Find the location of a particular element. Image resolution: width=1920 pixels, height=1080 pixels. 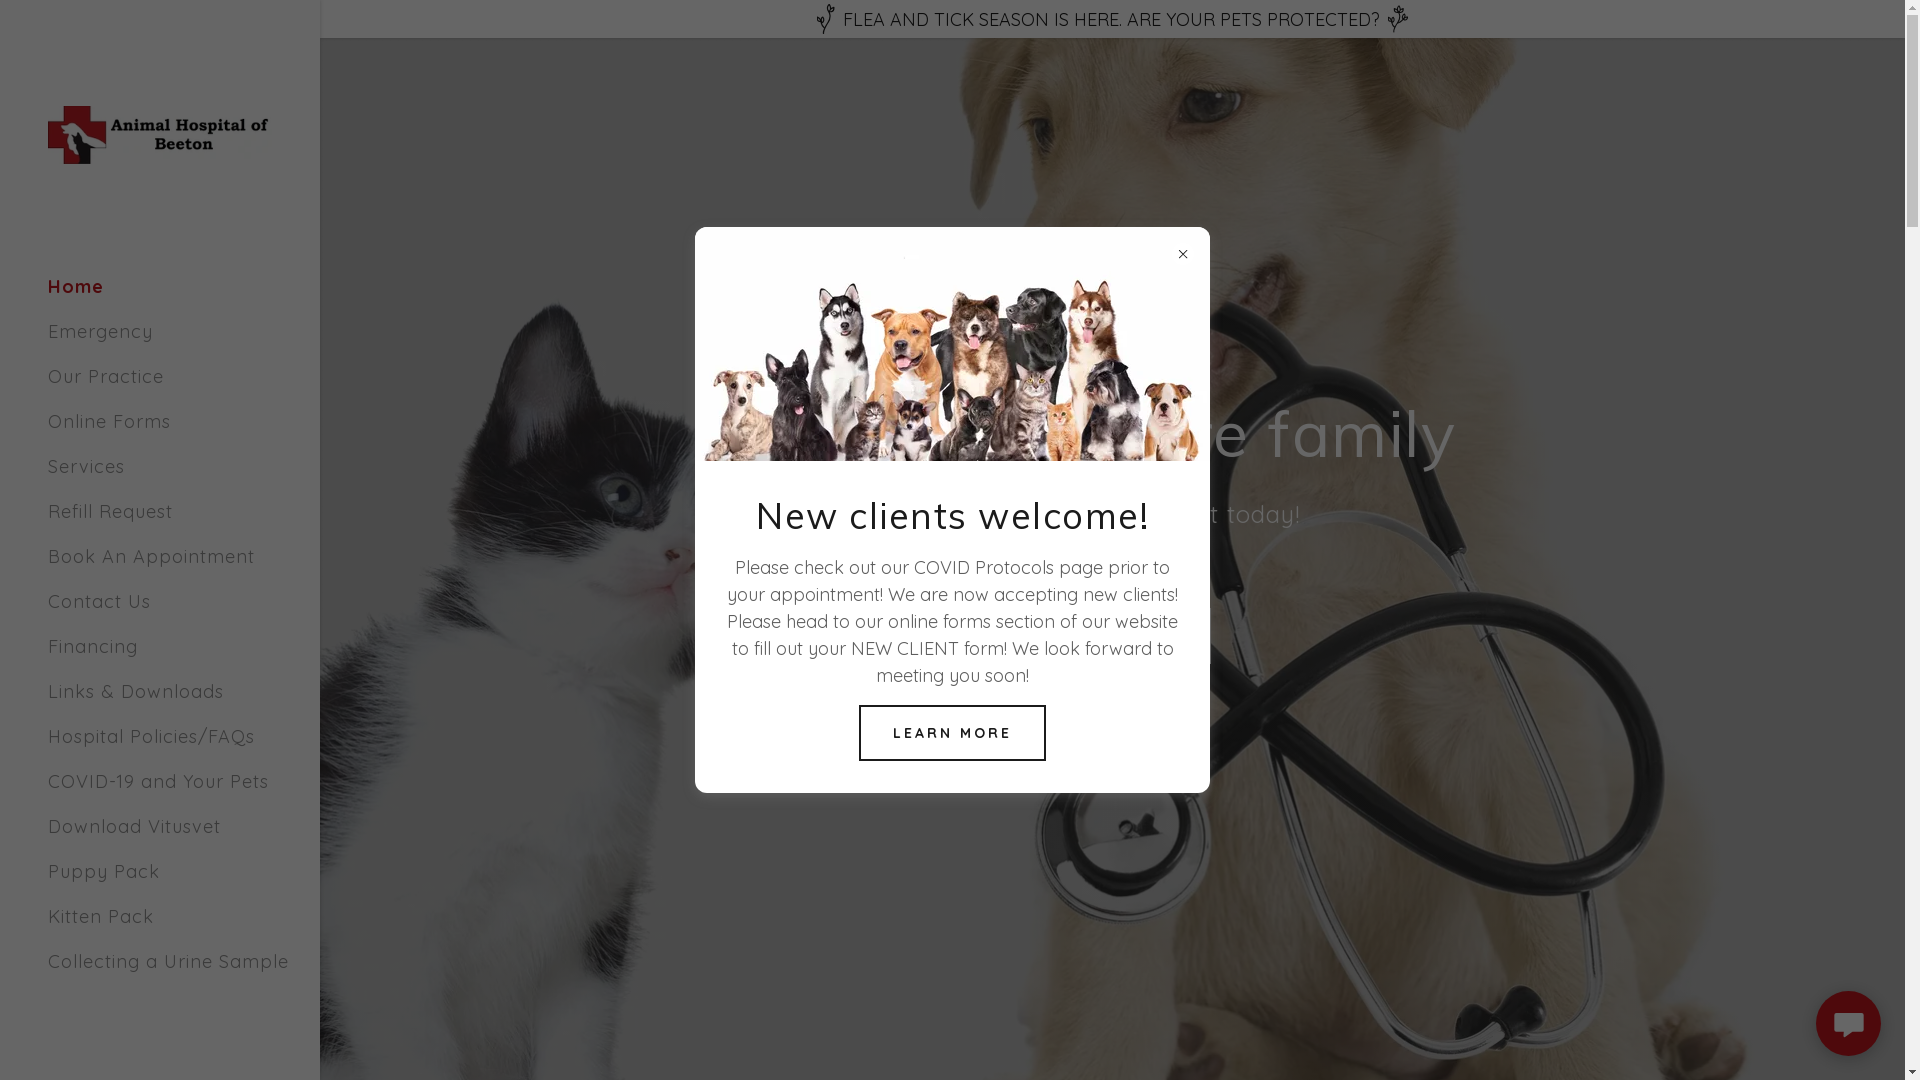

'Services' is located at coordinates (48, 466).